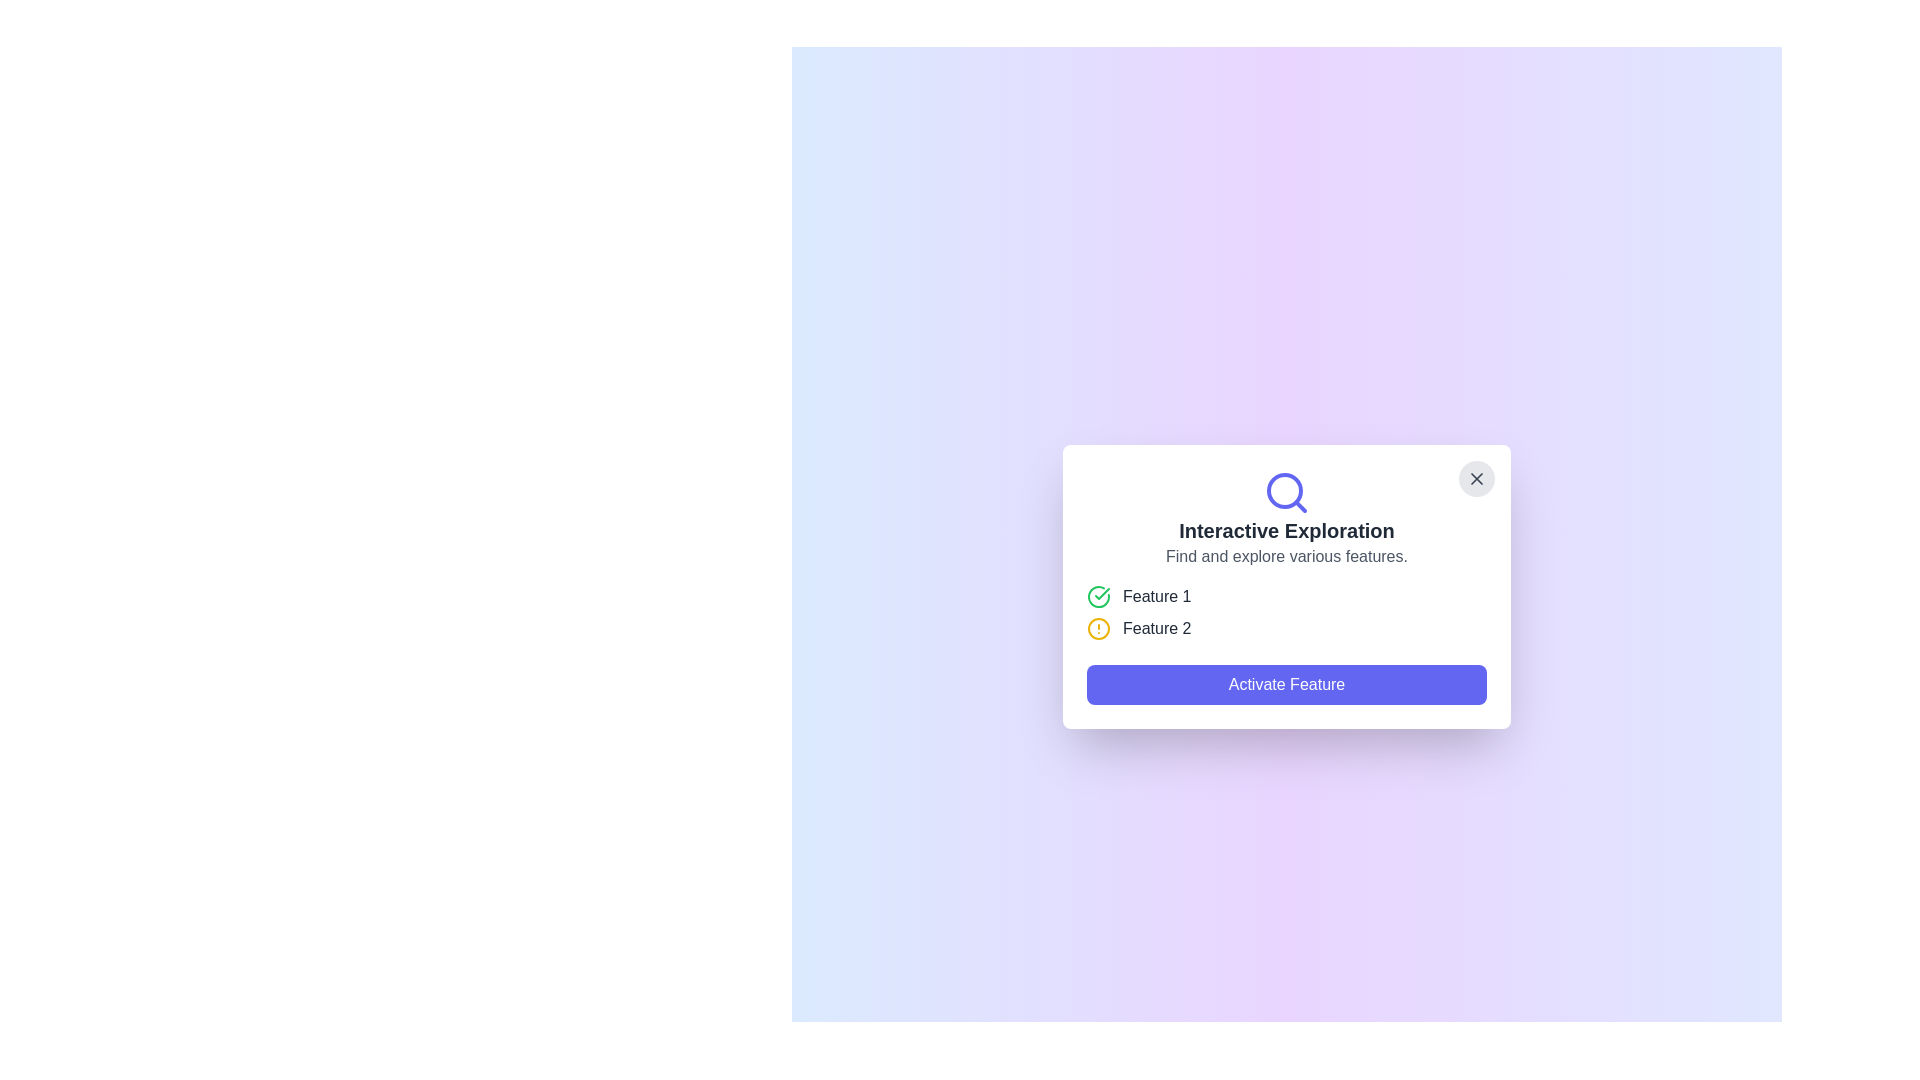 This screenshot has width=1920, height=1080. What do you see at coordinates (1286, 585) in the screenshot?
I see `the features listed in the 'Interactive Exploration' modal dialog box, which includes a button labeled 'Activate Feature' at the bottom` at bounding box center [1286, 585].